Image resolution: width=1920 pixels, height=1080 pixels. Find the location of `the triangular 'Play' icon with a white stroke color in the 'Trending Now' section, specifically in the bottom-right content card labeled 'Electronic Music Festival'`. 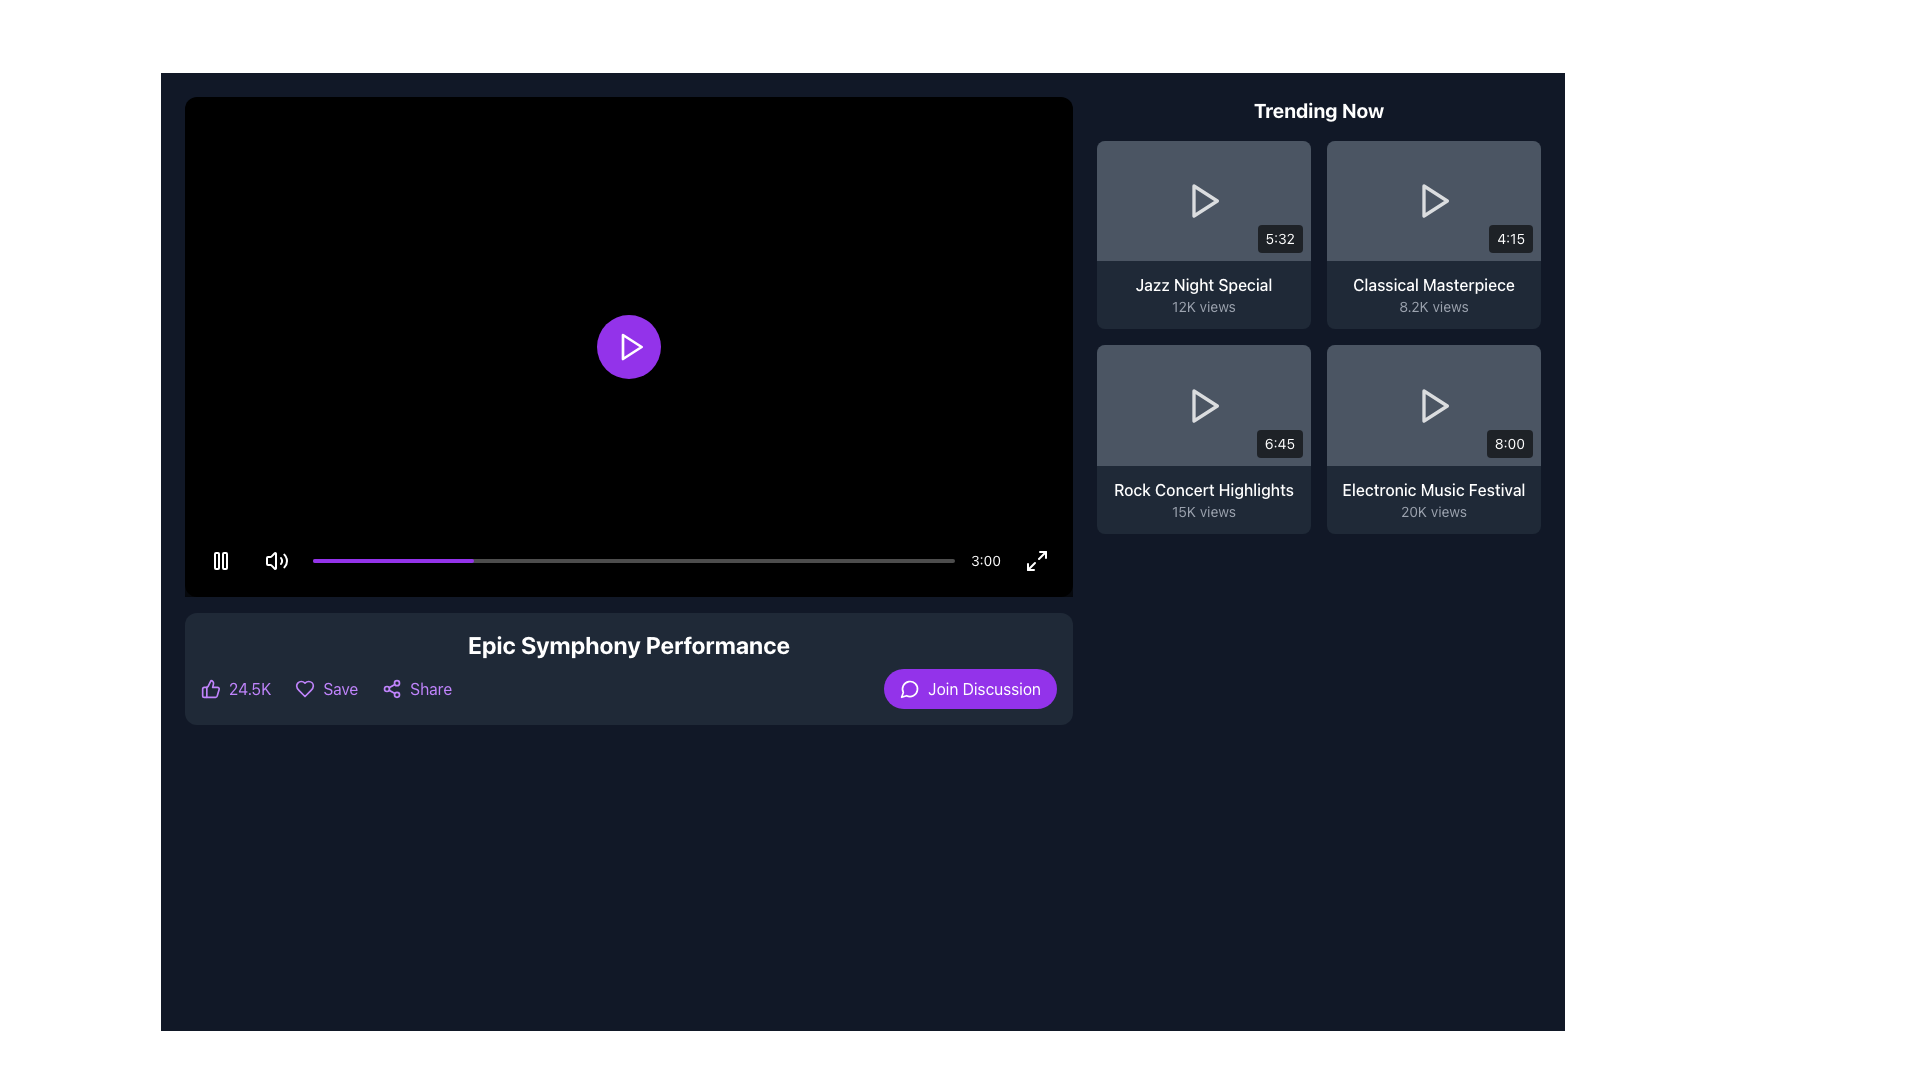

the triangular 'Play' icon with a white stroke color in the 'Trending Now' section, specifically in the bottom-right content card labeled 'Electronic Music Festival' is located at coordinates (1433, 405).